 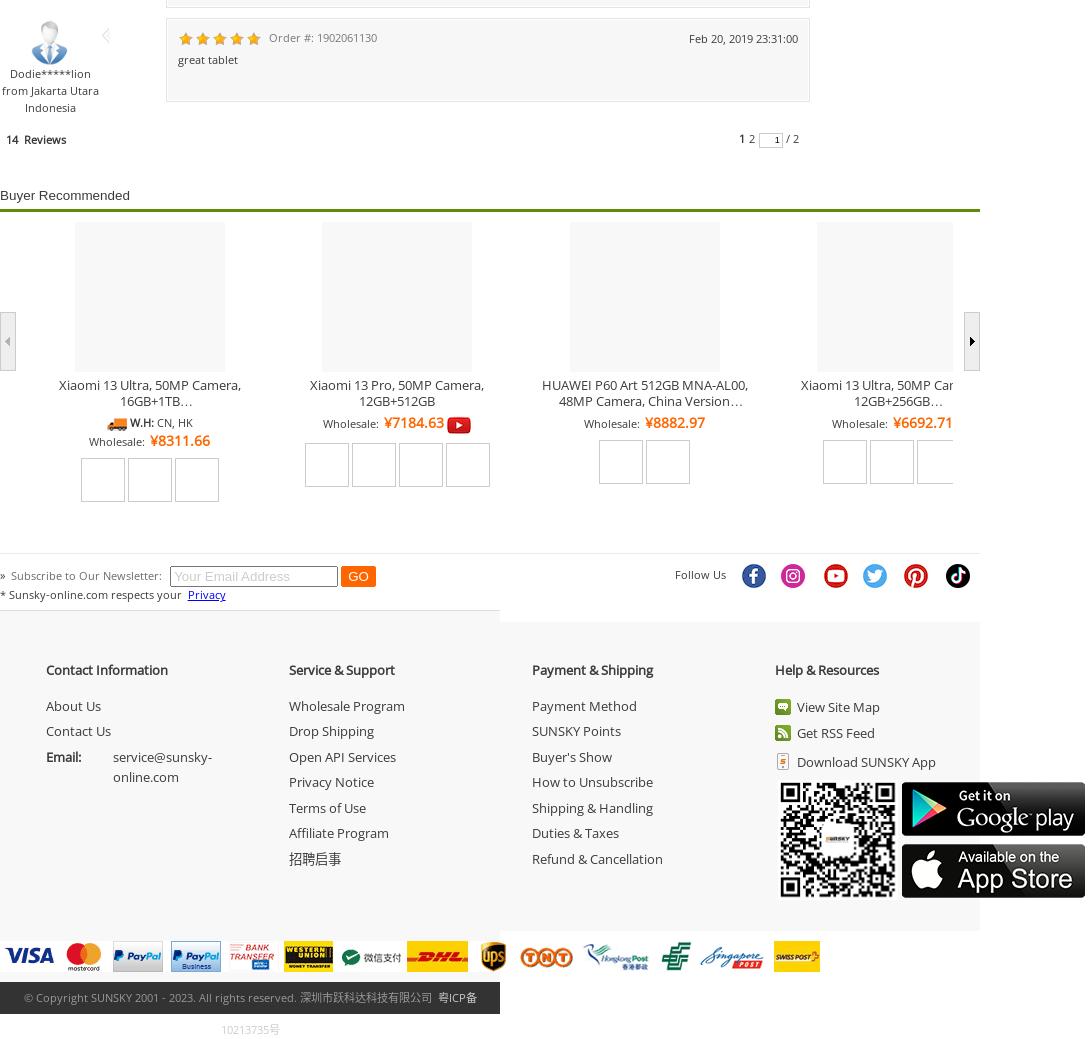 I want to click on 'Contact Information', so click(x=105, y=669).